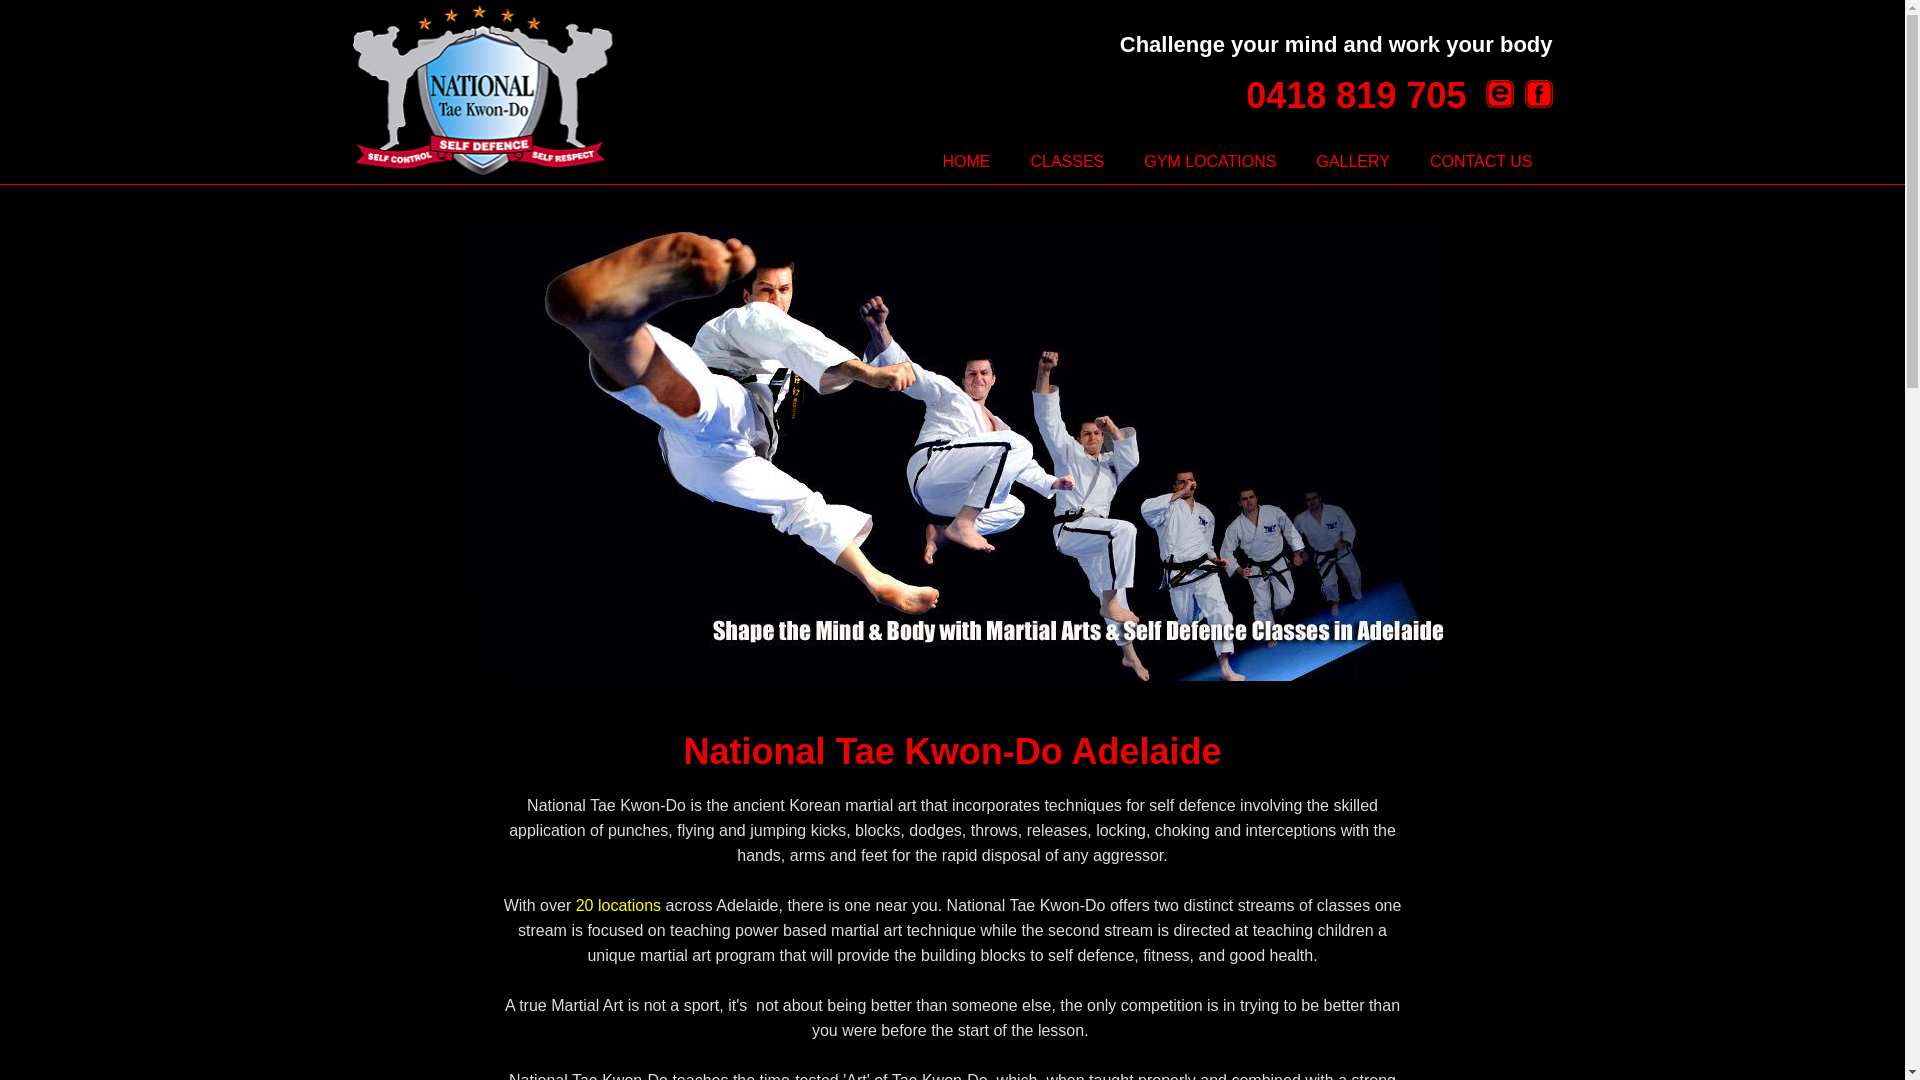  I want to click on 'GALLERY', so click(1353, 161).